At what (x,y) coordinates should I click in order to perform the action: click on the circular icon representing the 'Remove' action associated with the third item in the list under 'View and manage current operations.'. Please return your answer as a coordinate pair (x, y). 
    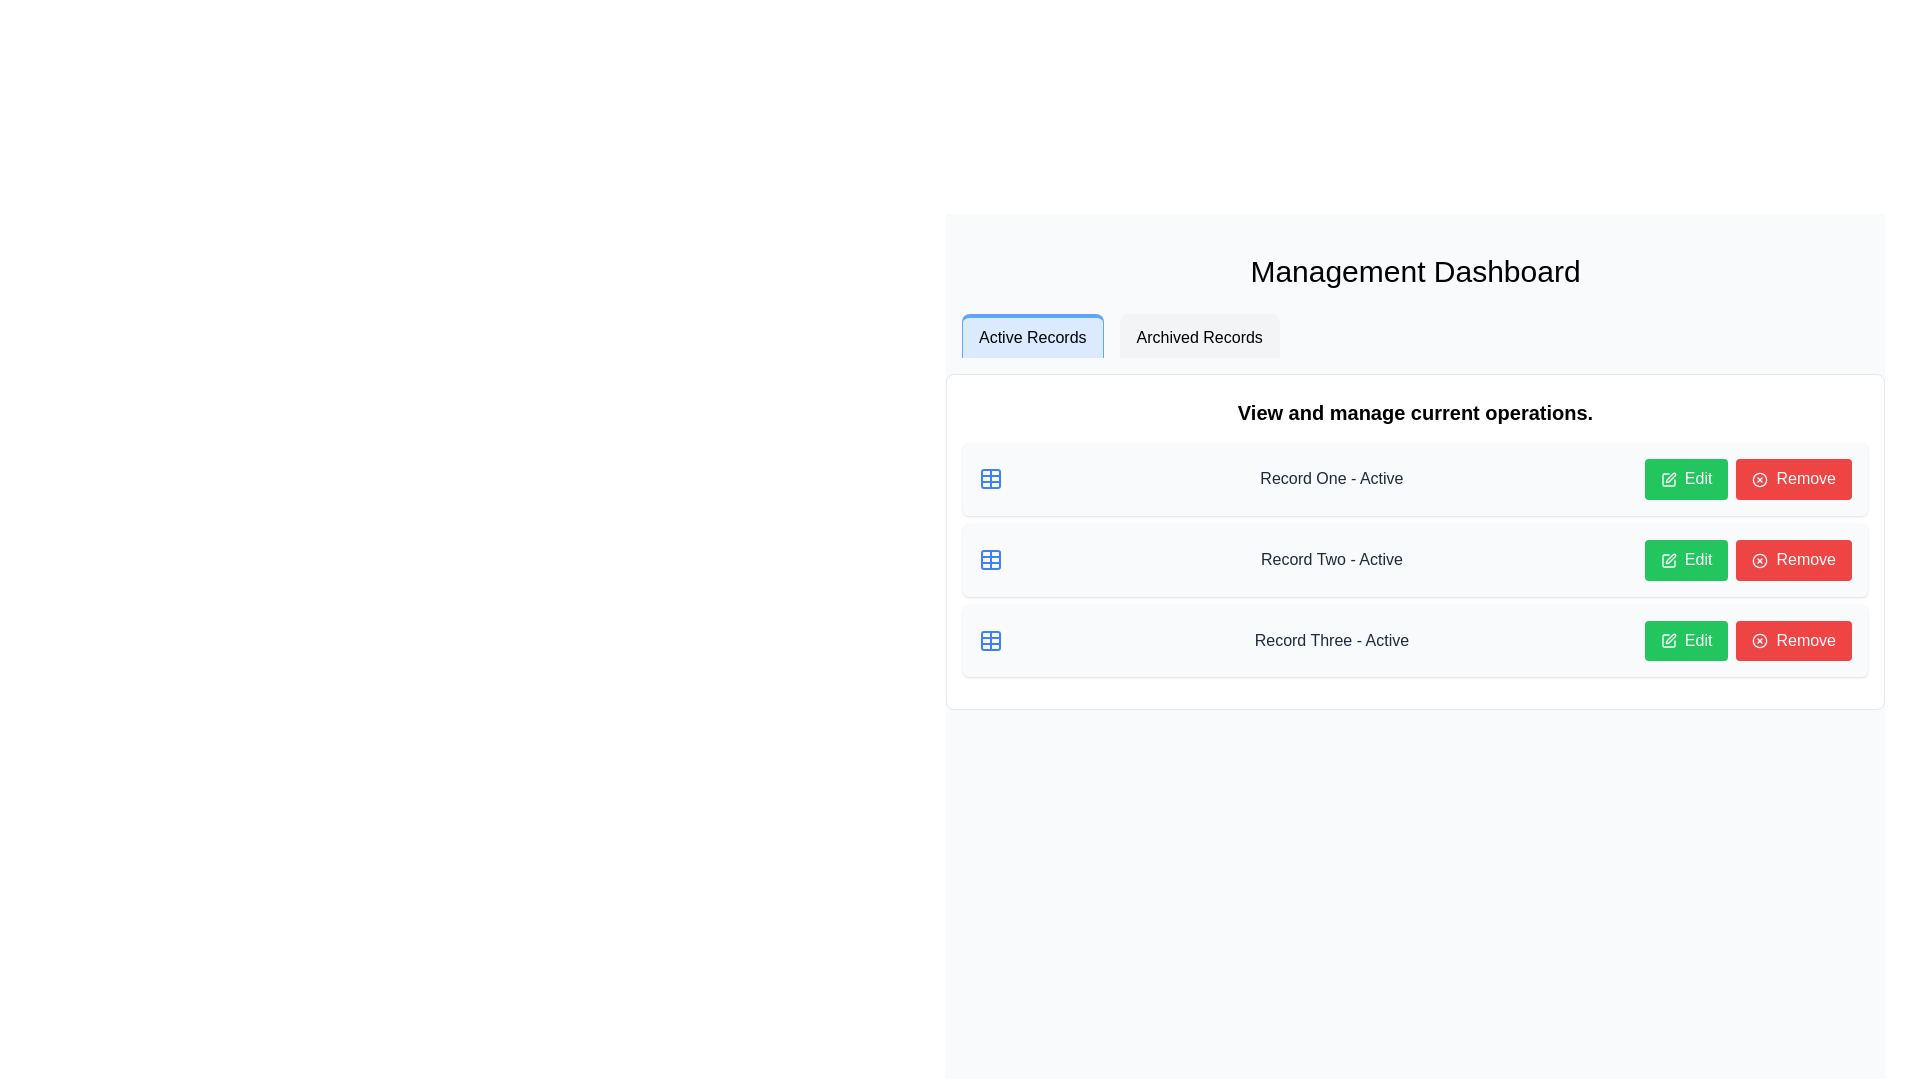
    Looking at the image, I should click on (1760, 641).